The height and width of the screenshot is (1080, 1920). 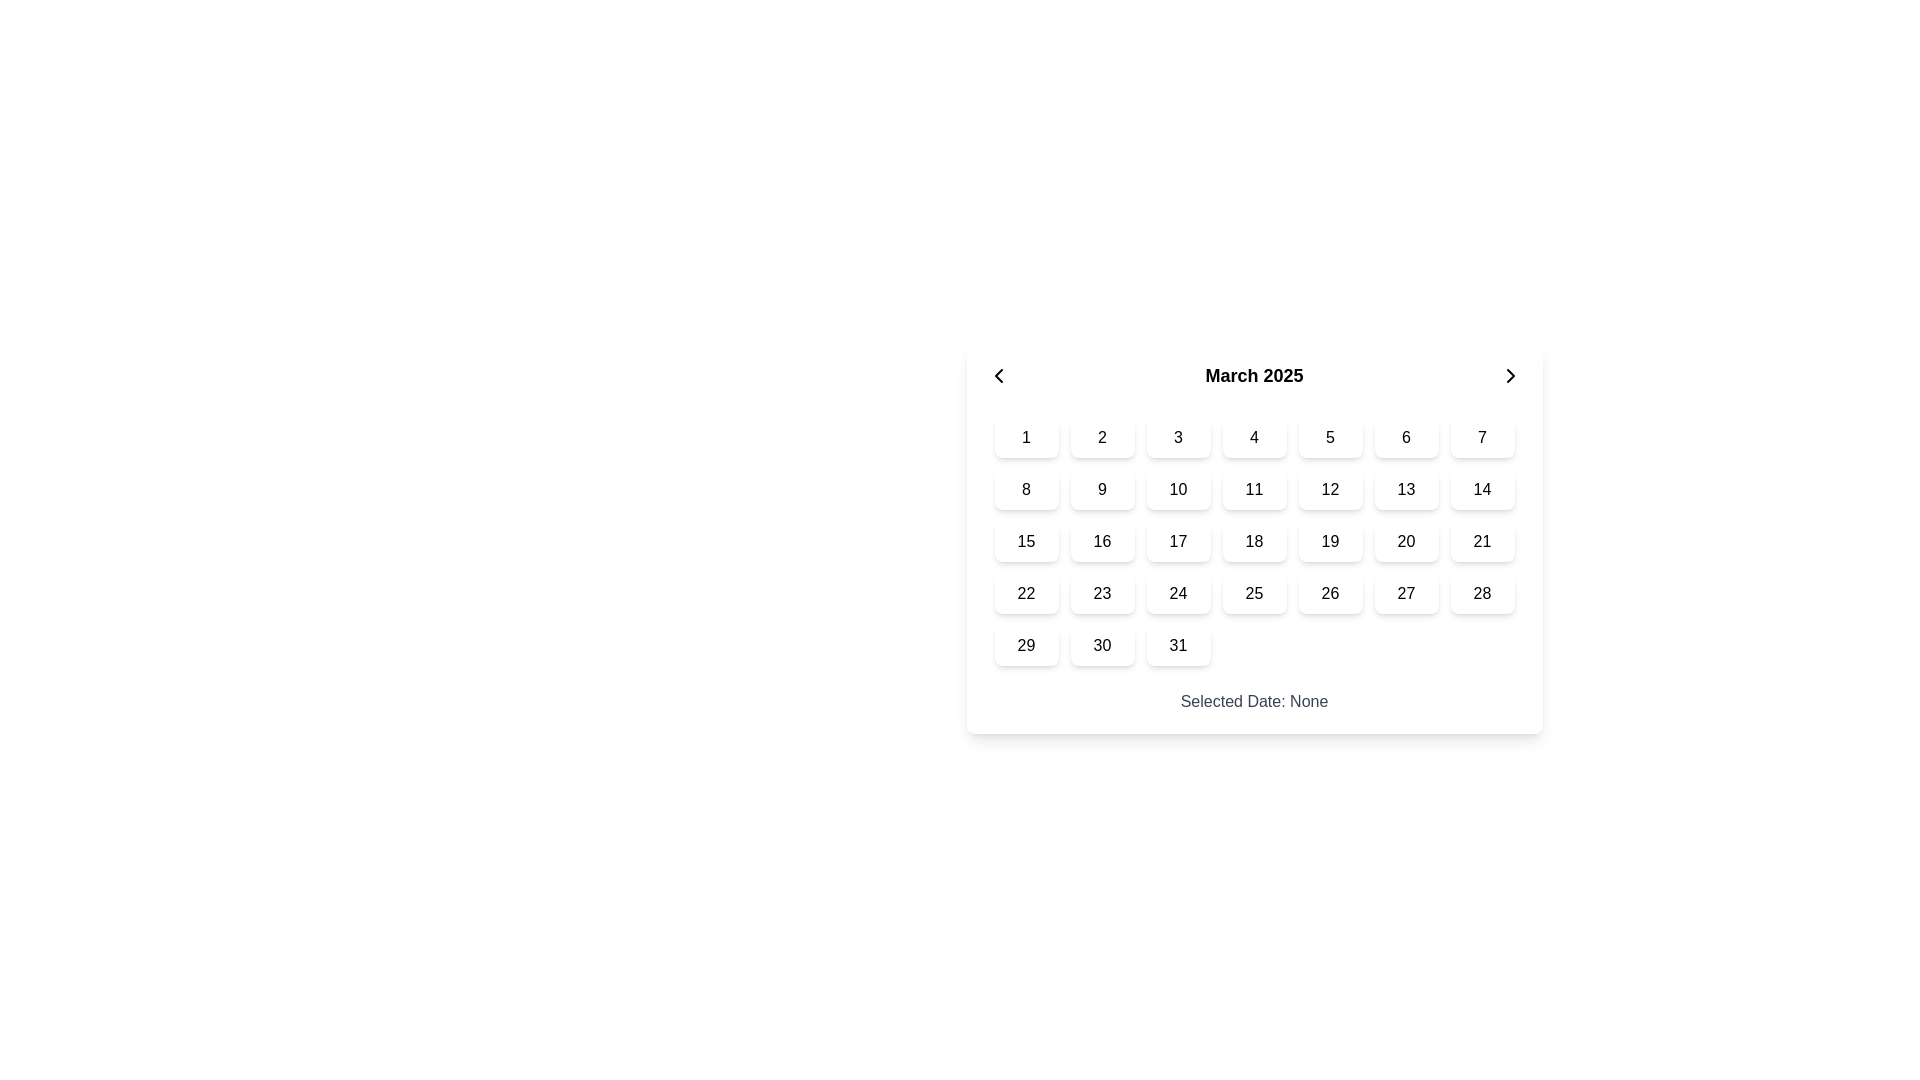 I want to click on the button displaying the number '5' in bold text, which is the fifth cell in the first row of the calendar grid for March 2025, so click(x=1330, y=437).